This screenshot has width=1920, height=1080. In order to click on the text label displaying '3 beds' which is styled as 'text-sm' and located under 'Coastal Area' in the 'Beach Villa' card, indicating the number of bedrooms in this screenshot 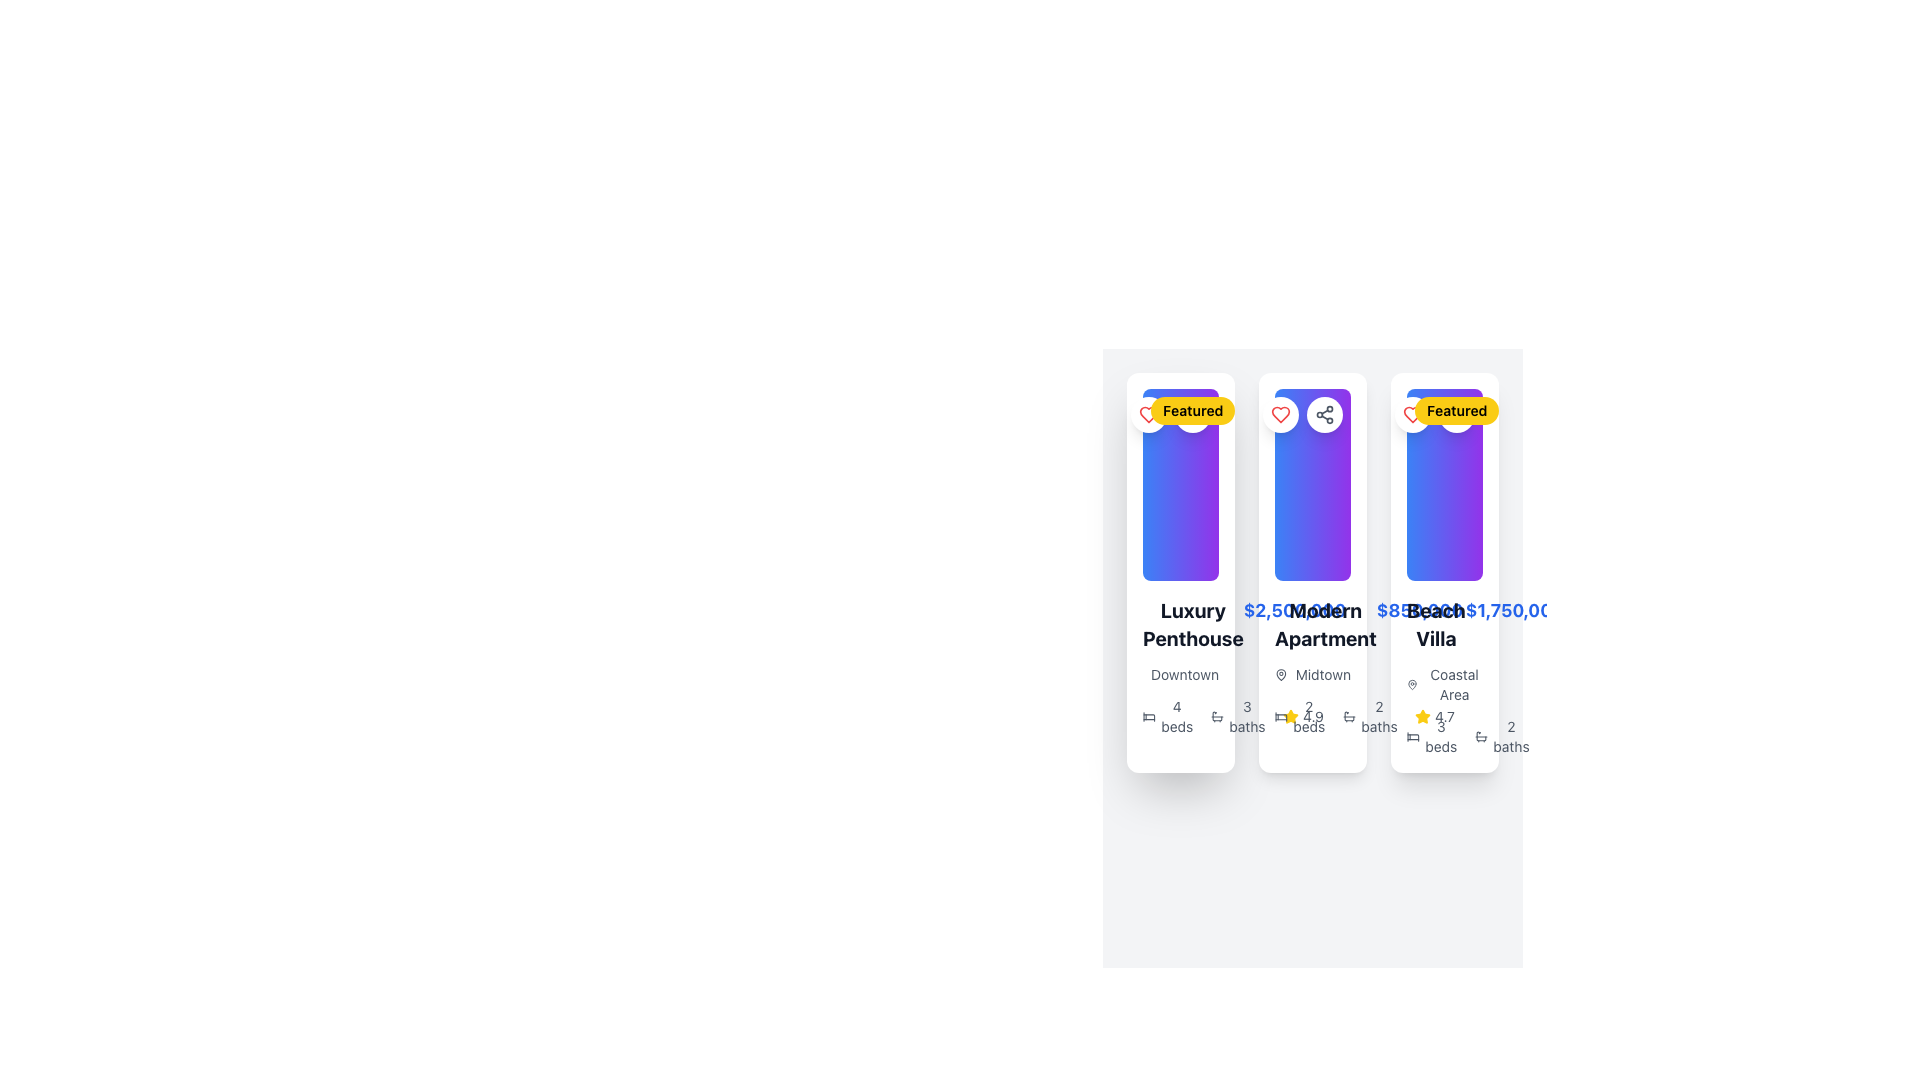, I will do `click(1441, 736)`.